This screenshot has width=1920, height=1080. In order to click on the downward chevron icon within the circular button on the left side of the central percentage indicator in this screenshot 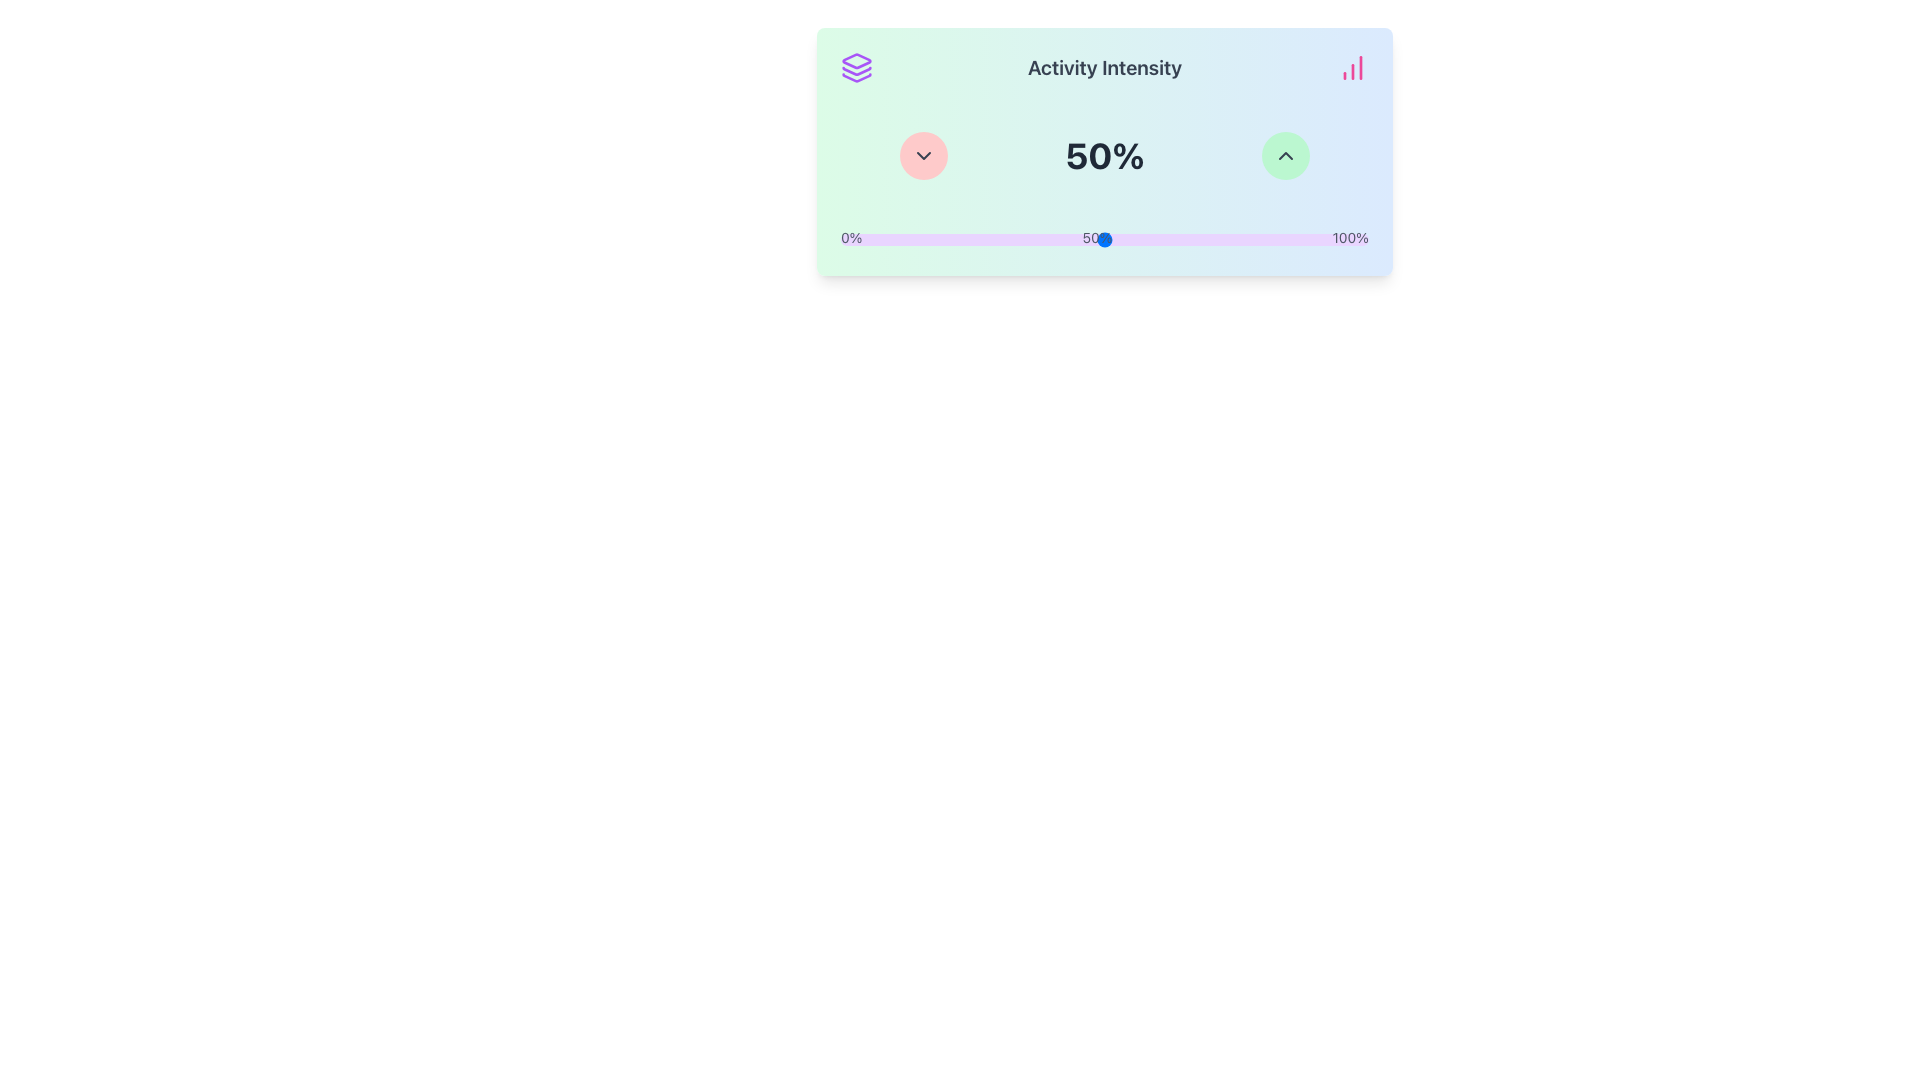, I will do `click(922, 154)`.